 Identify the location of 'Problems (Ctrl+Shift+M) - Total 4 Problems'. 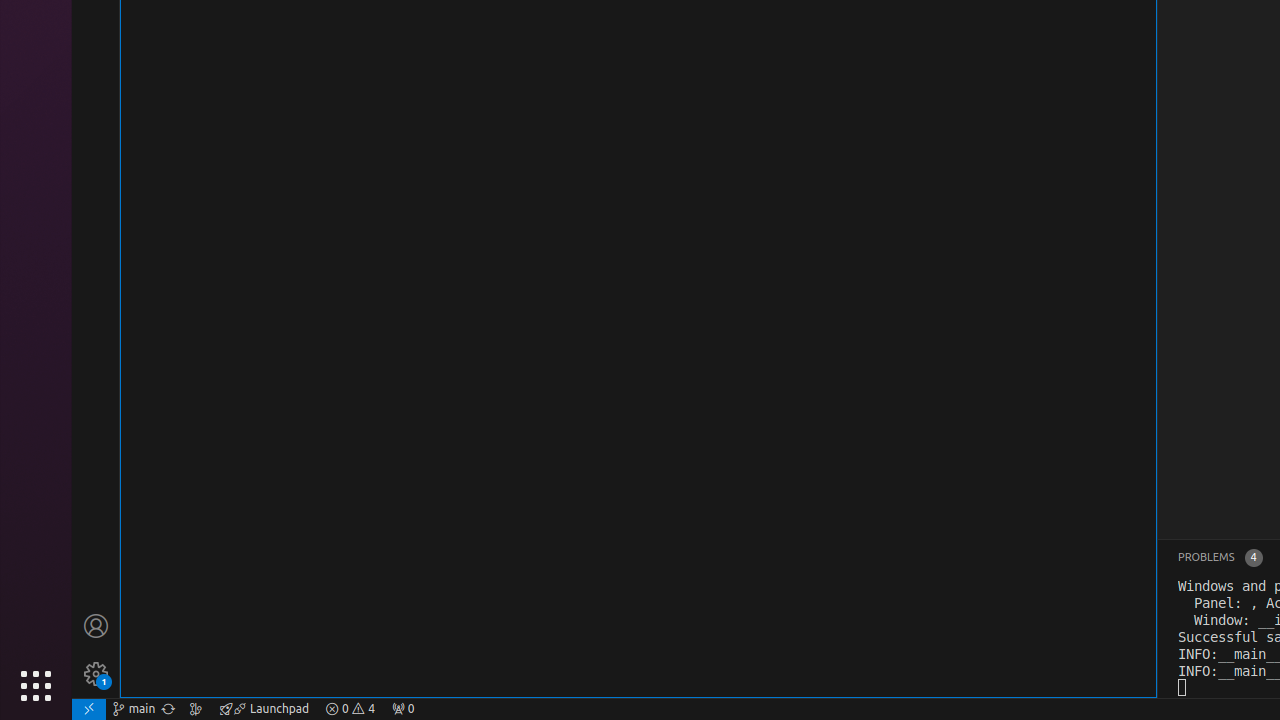
(1218, 557).